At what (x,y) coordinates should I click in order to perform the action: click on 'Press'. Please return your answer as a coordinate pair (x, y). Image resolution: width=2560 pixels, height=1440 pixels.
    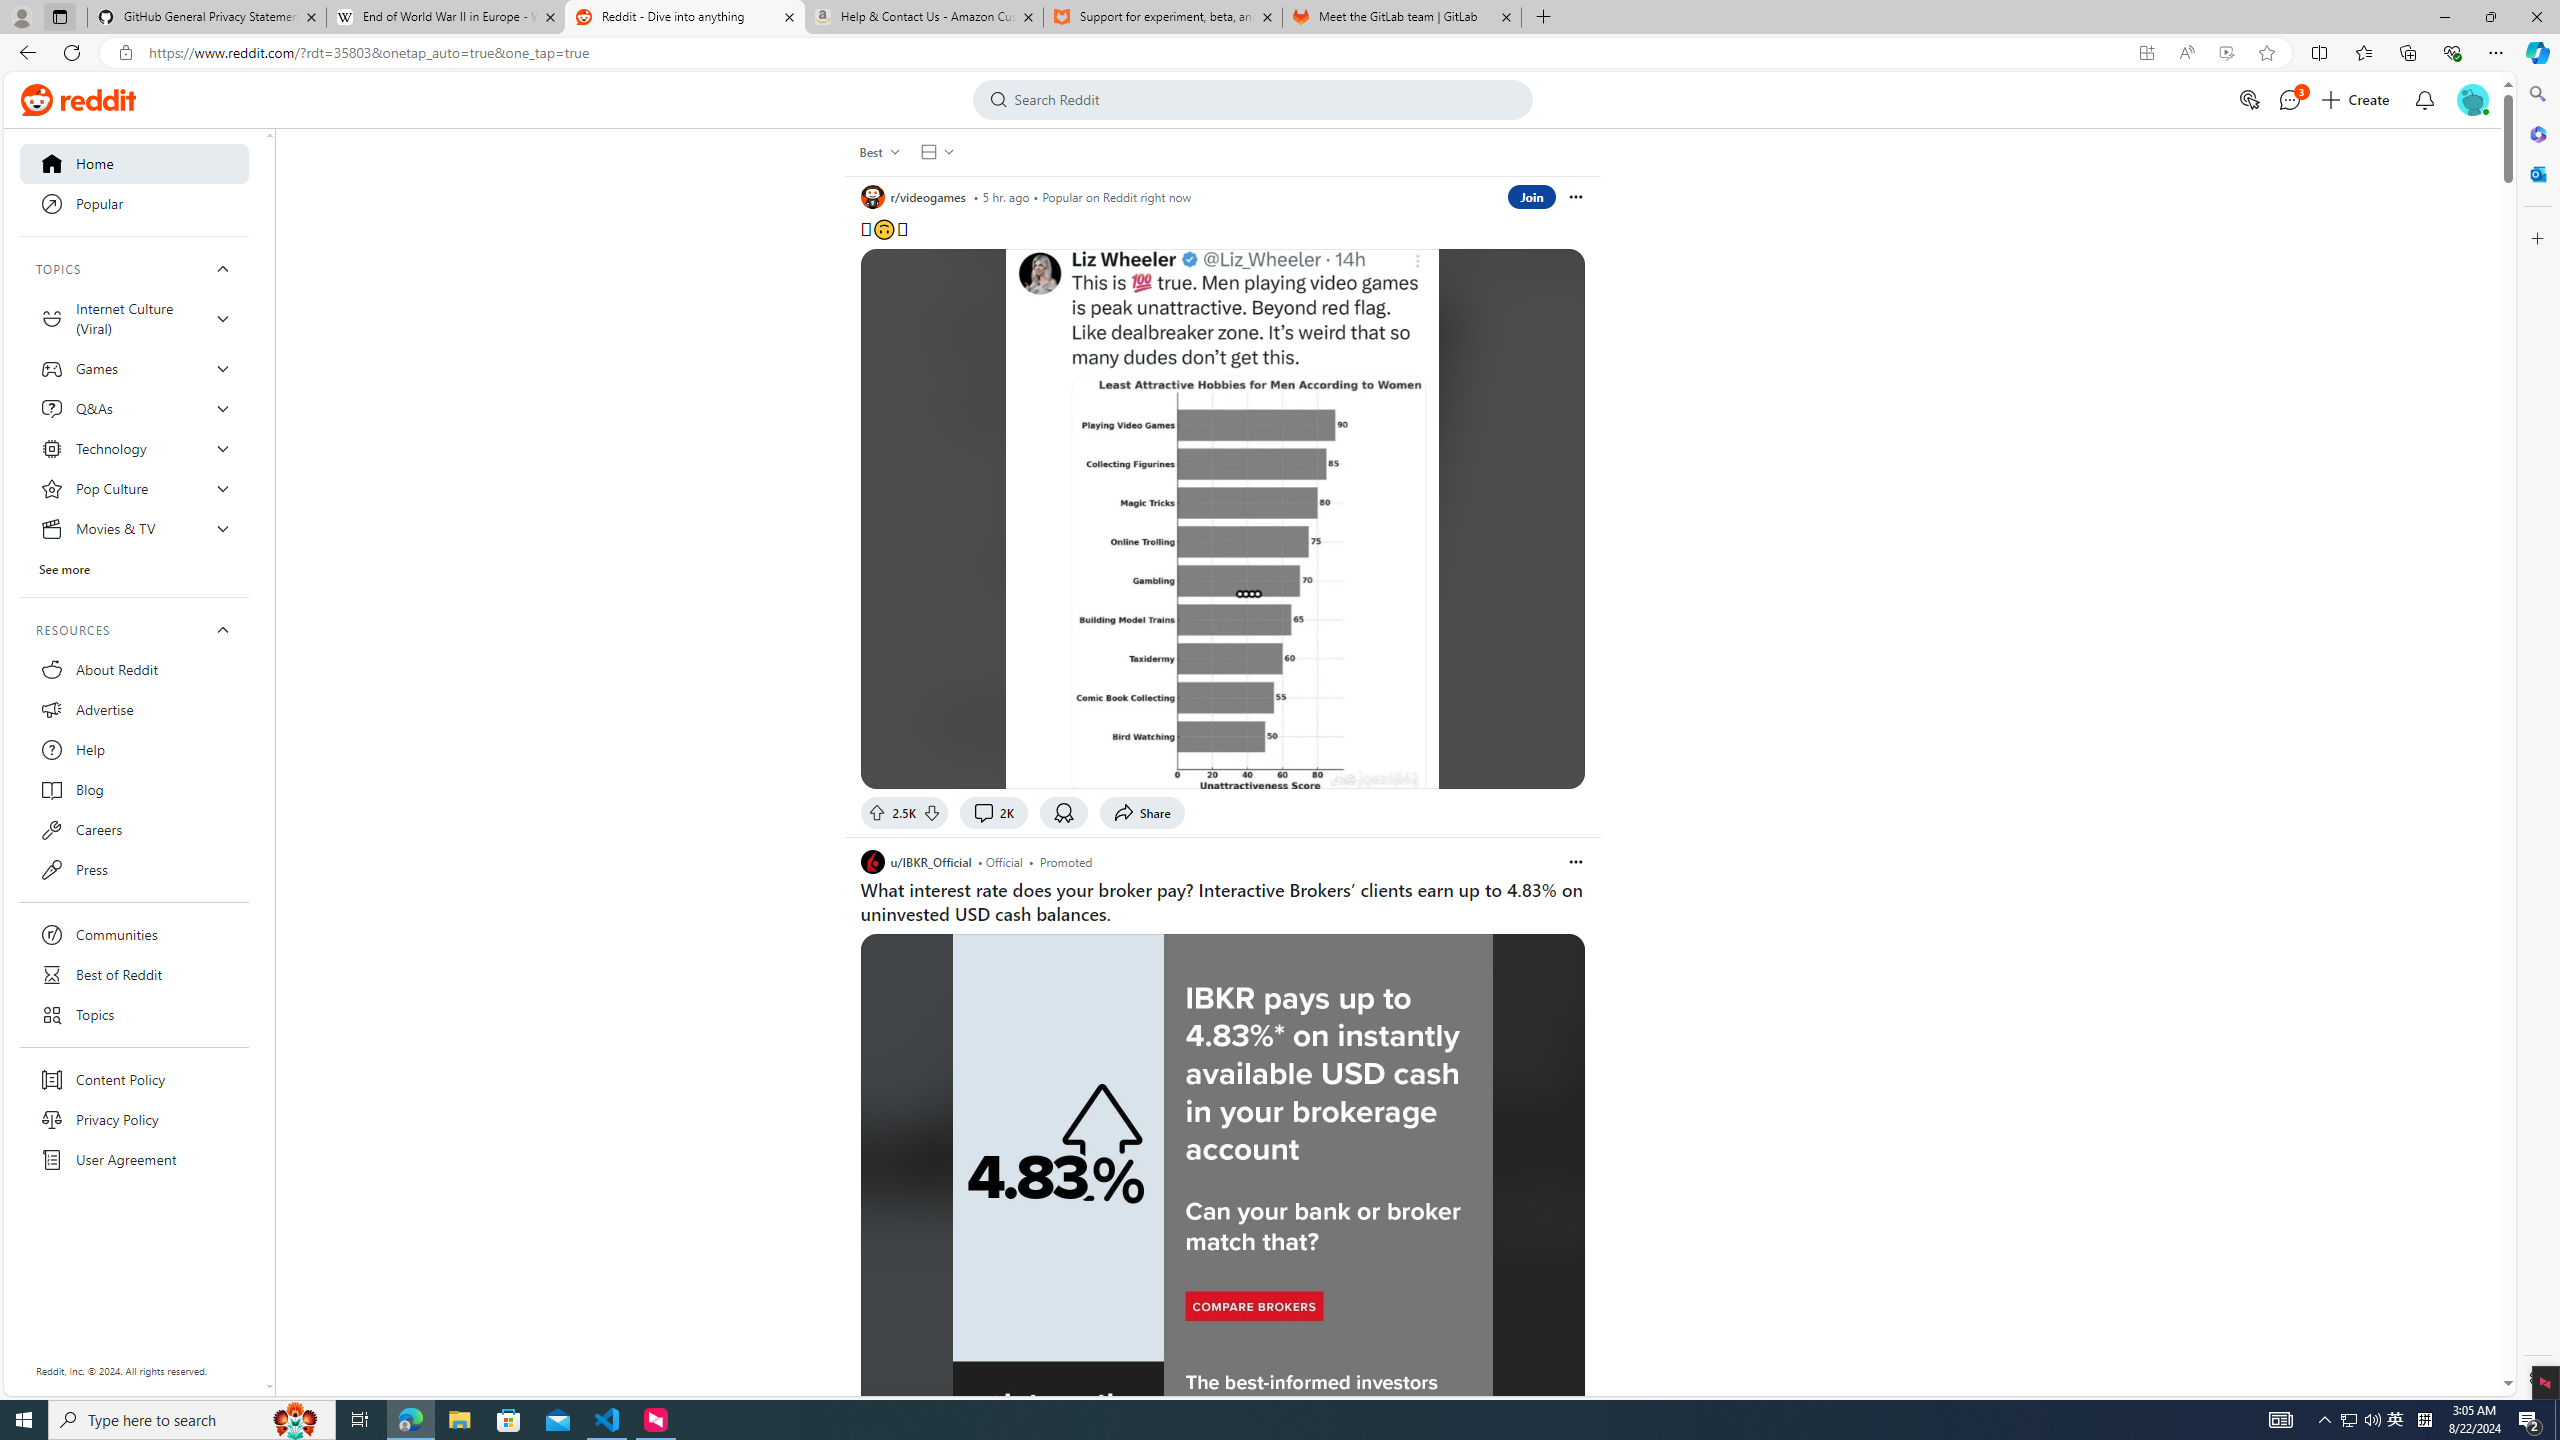
    Looking at the image, I should click on (134, 869).